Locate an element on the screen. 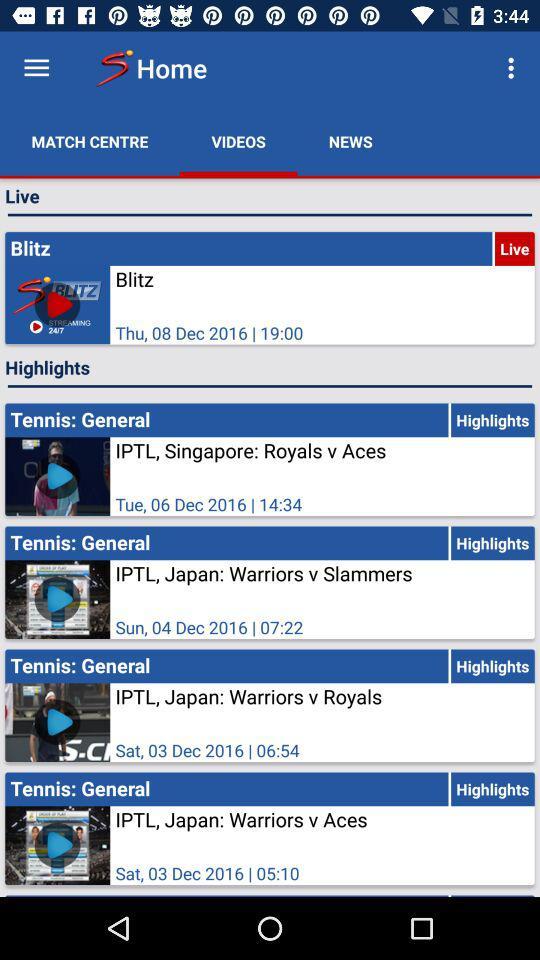 This screenshot has height=960, width=540. the app next to videos is located at coordinates (89, 140).